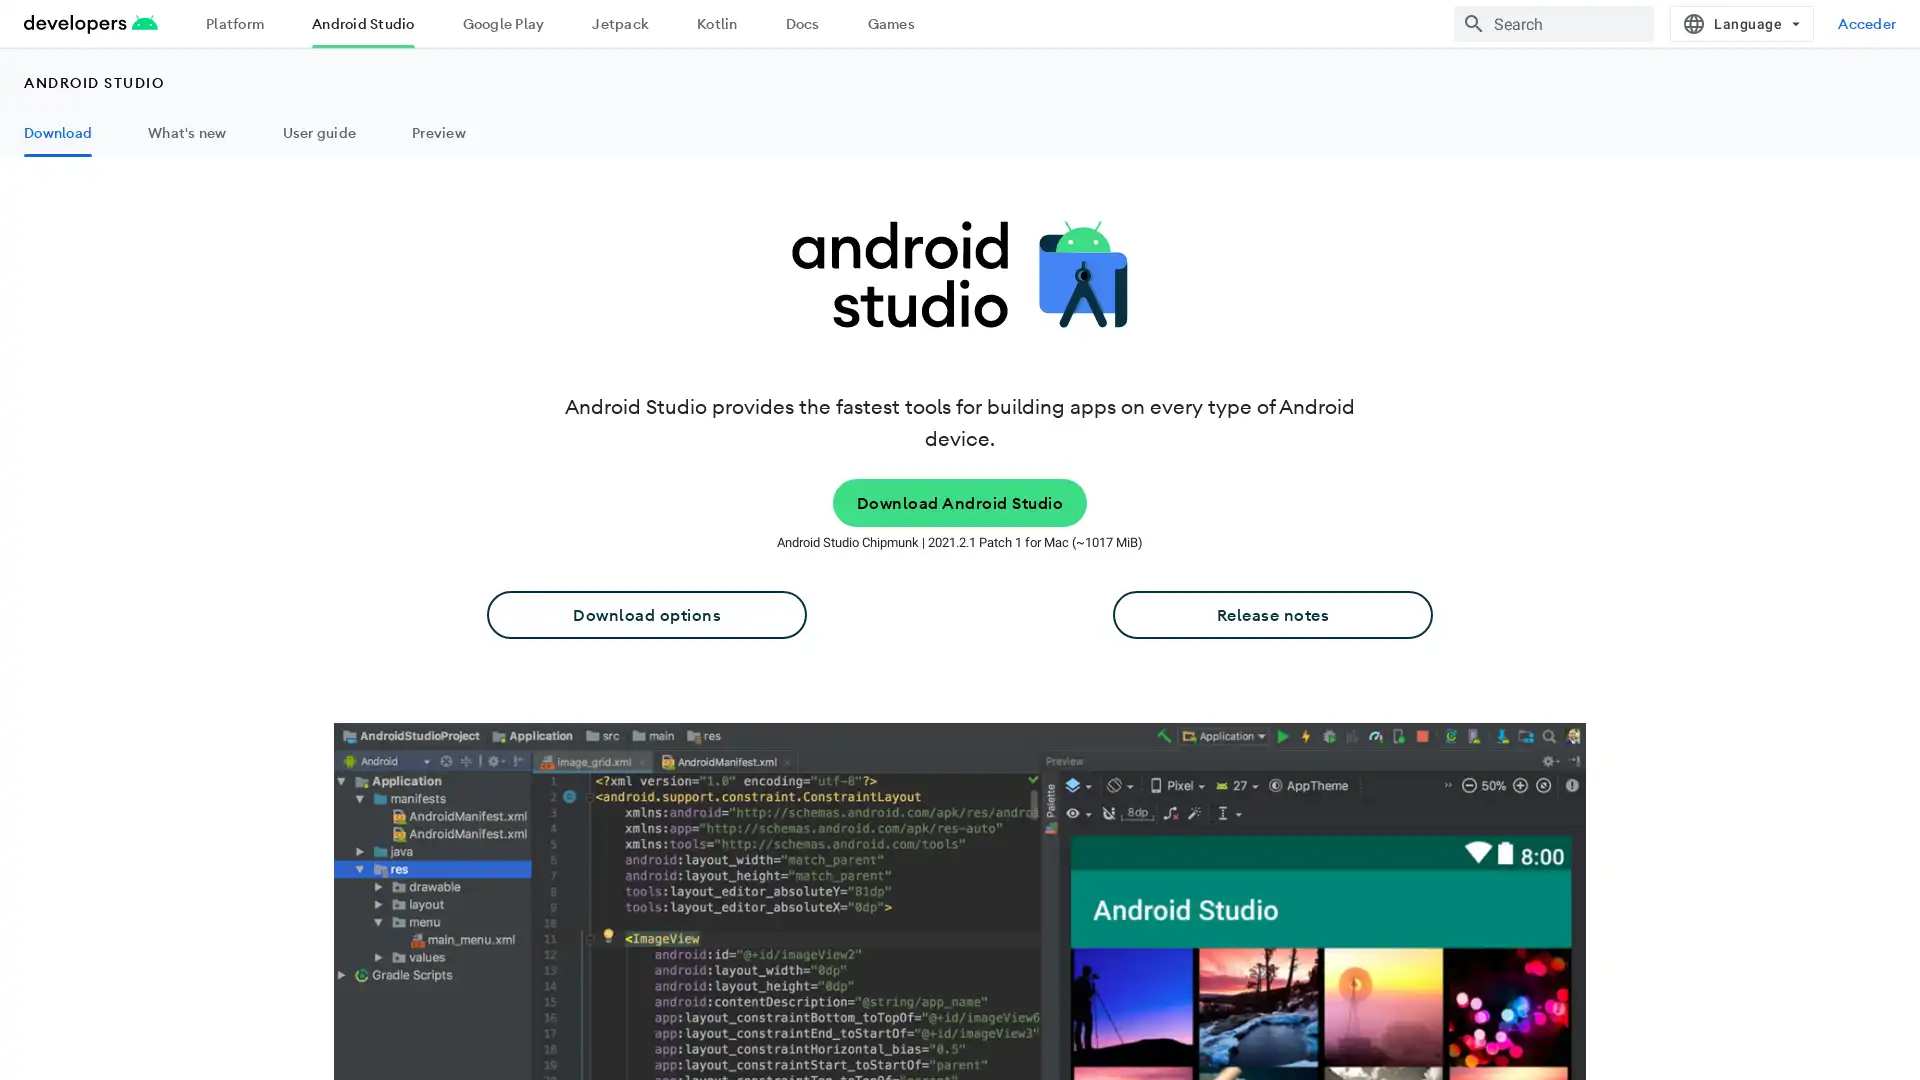 The width and height of the screenshot is (1920, 1080). I want to click on Download Android Studio, so click(958, 501).